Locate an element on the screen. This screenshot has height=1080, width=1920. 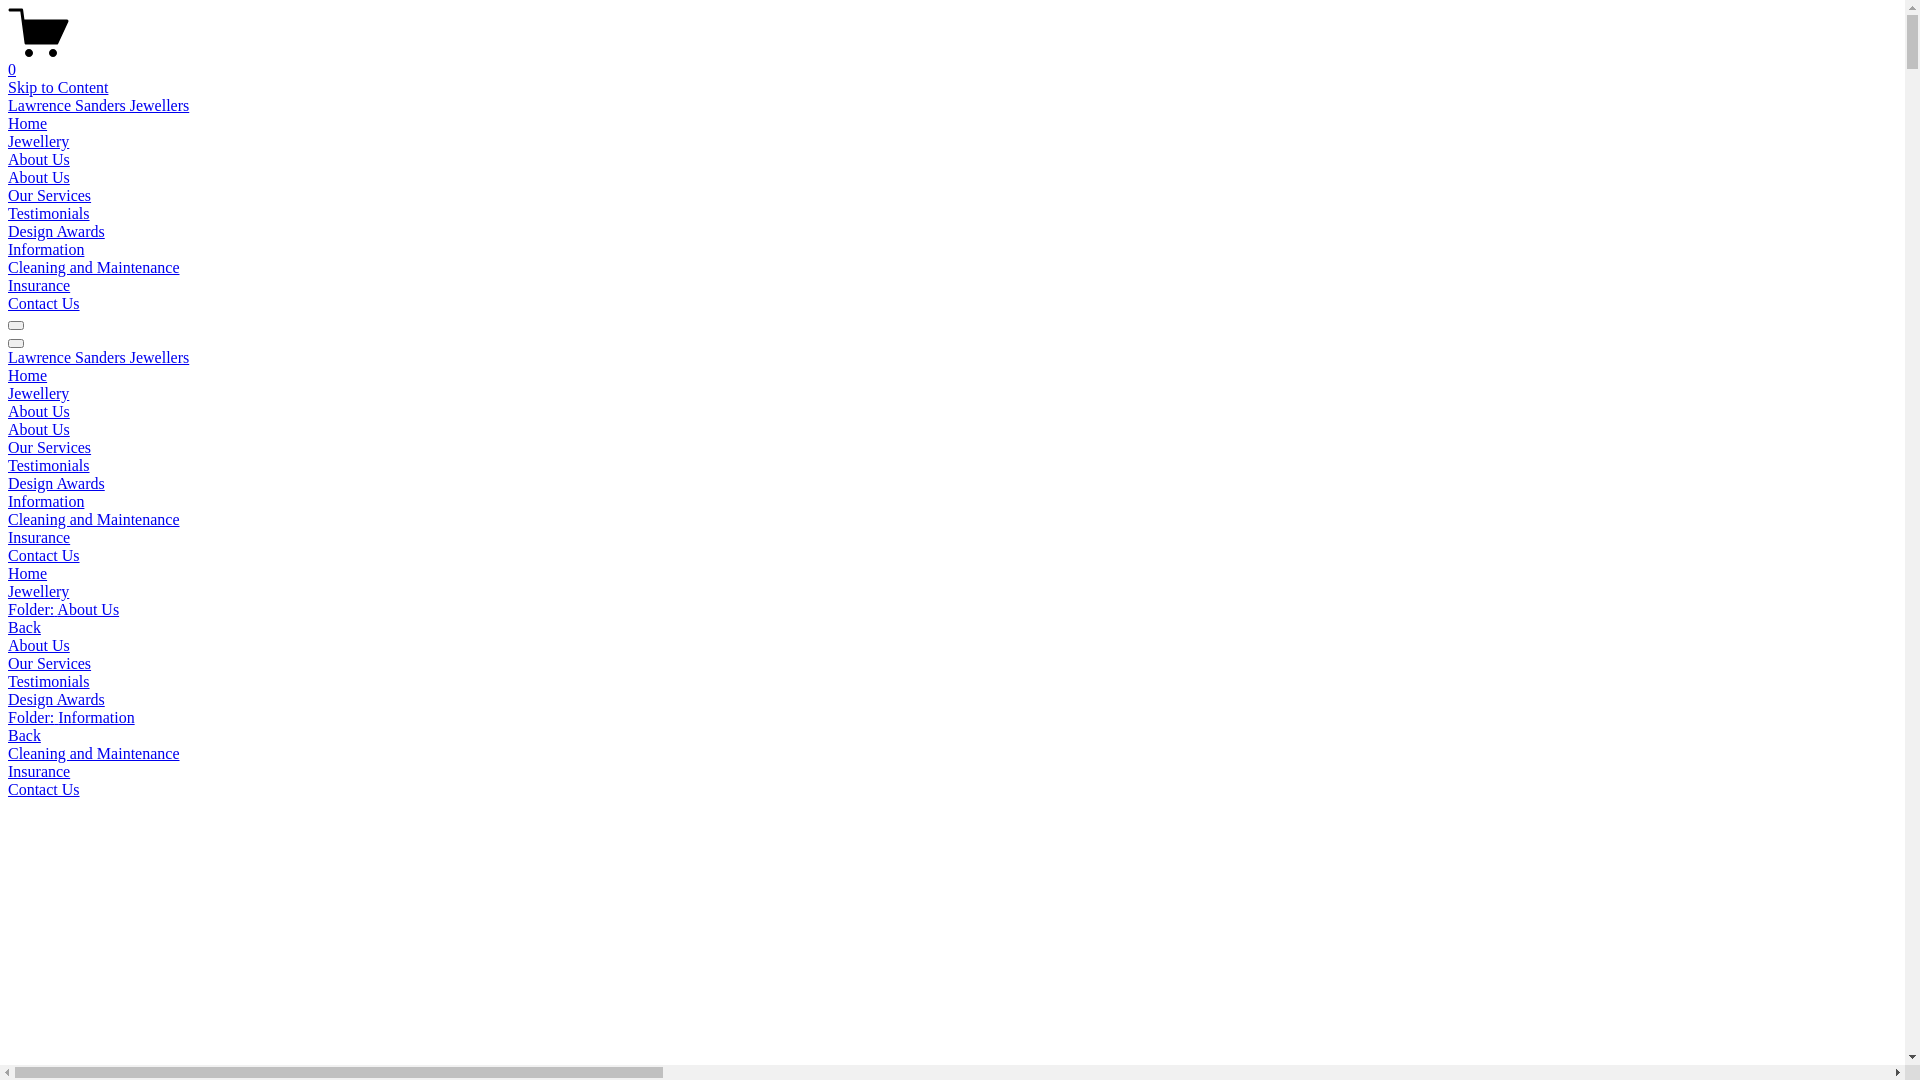
'Lawrence Sanders Jewellers' is located at coordinates (97, 105).